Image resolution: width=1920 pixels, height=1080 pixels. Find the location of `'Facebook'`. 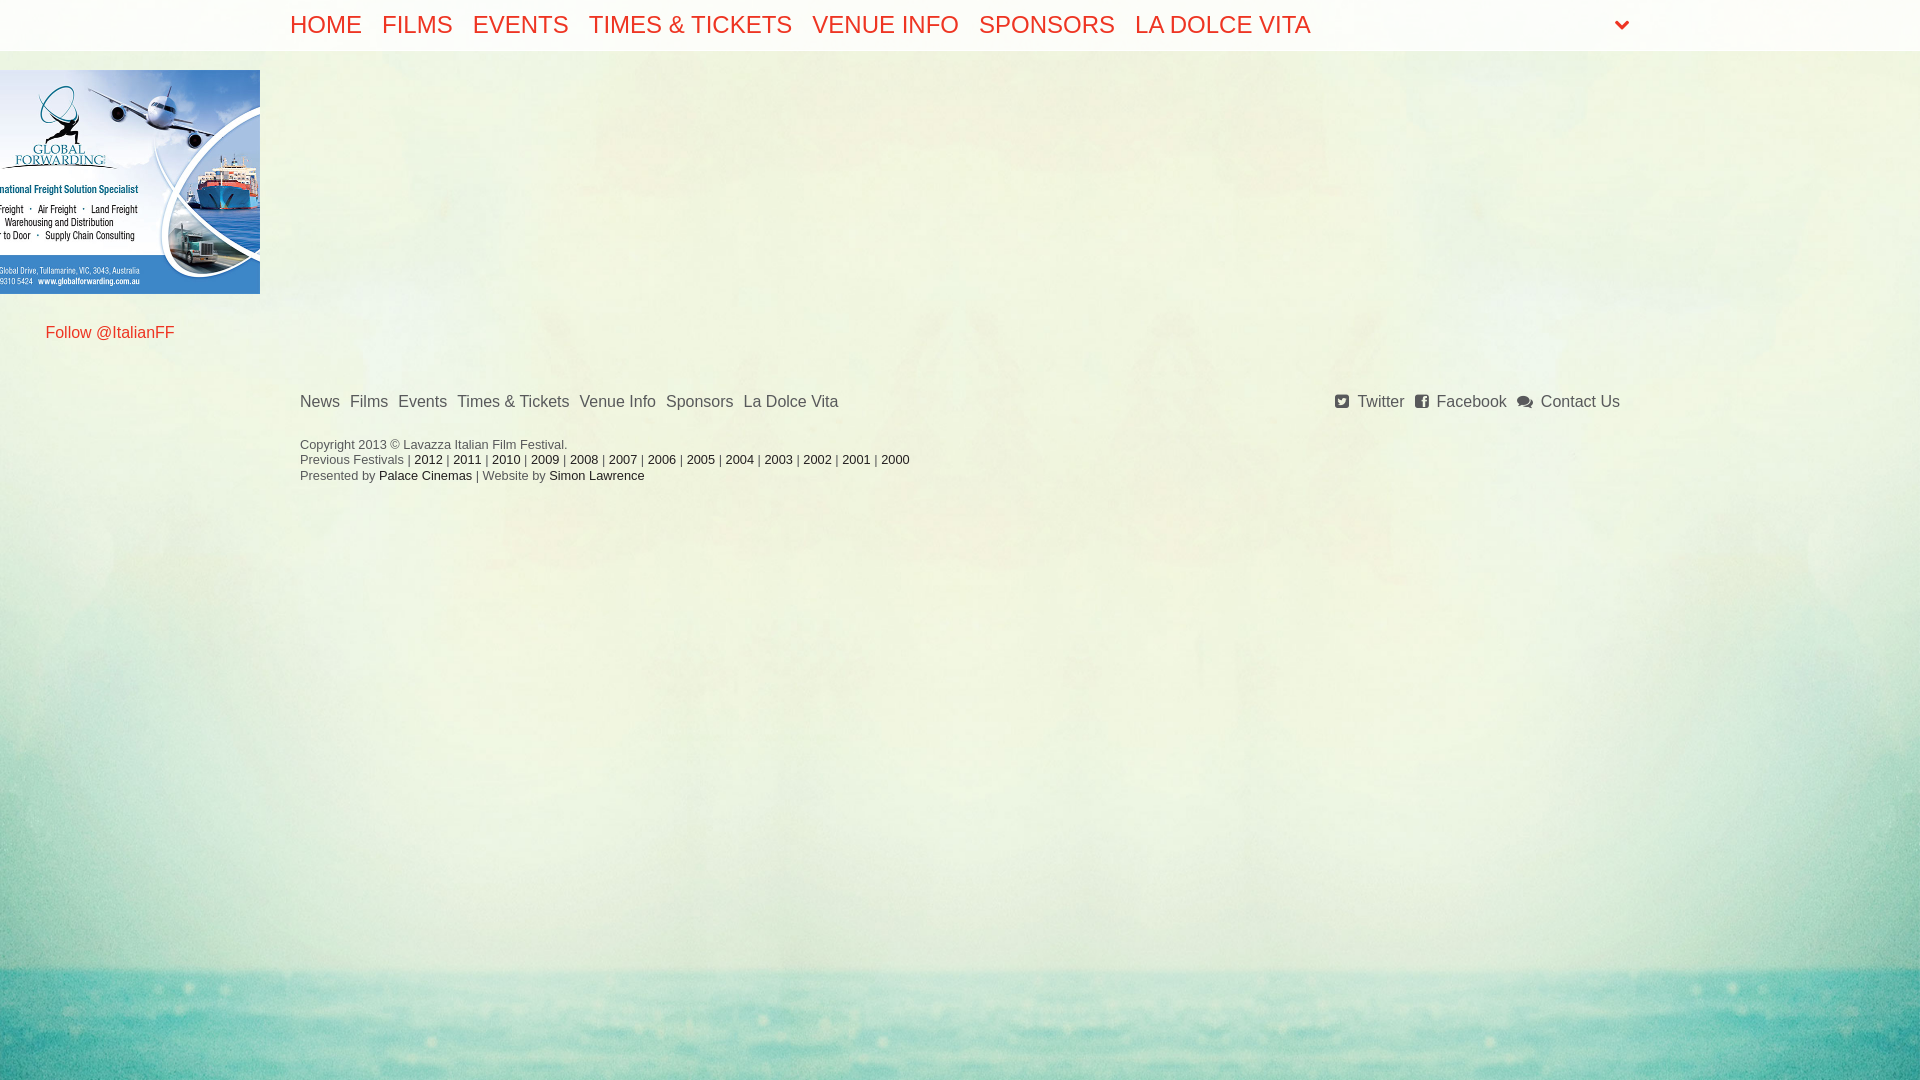

'Facebook' is located at coordinates (1460, 402).